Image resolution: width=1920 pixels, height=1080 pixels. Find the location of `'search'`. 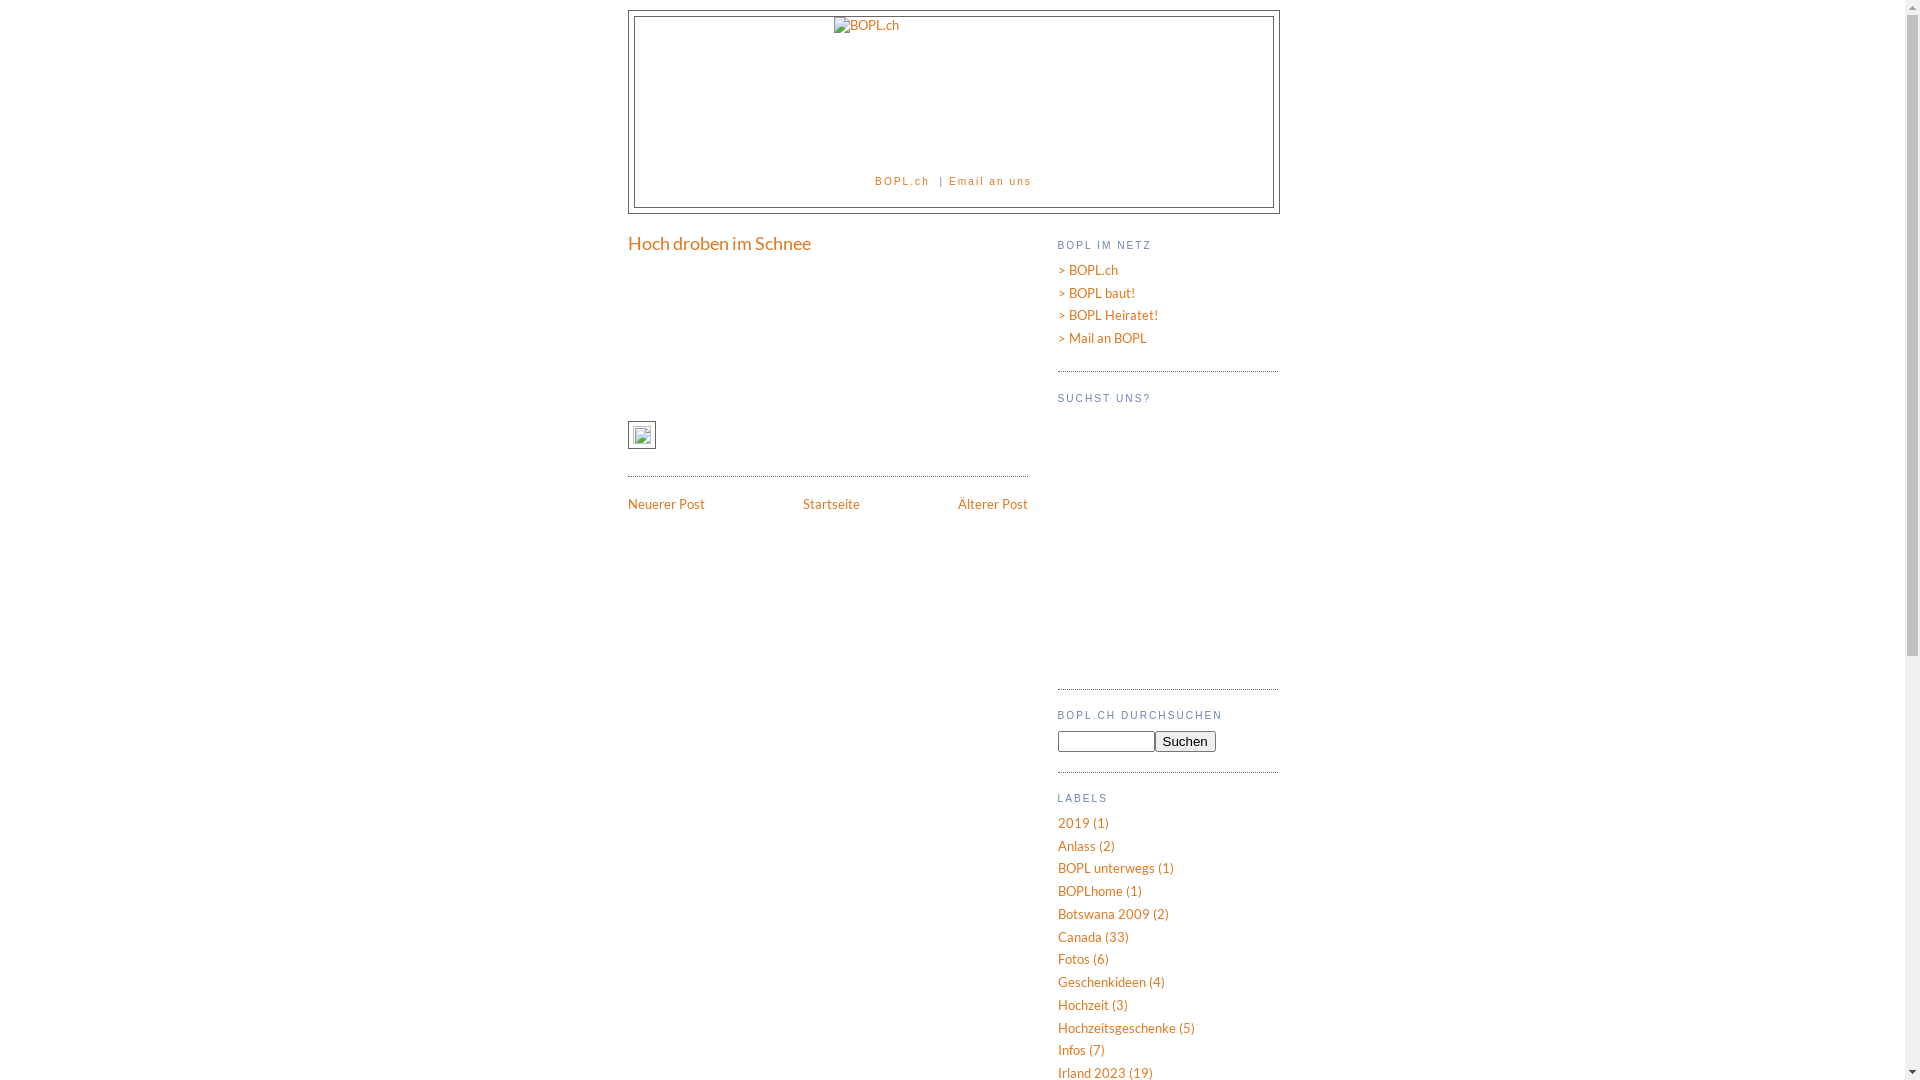

'search' is located at coordinates (1184, 741).